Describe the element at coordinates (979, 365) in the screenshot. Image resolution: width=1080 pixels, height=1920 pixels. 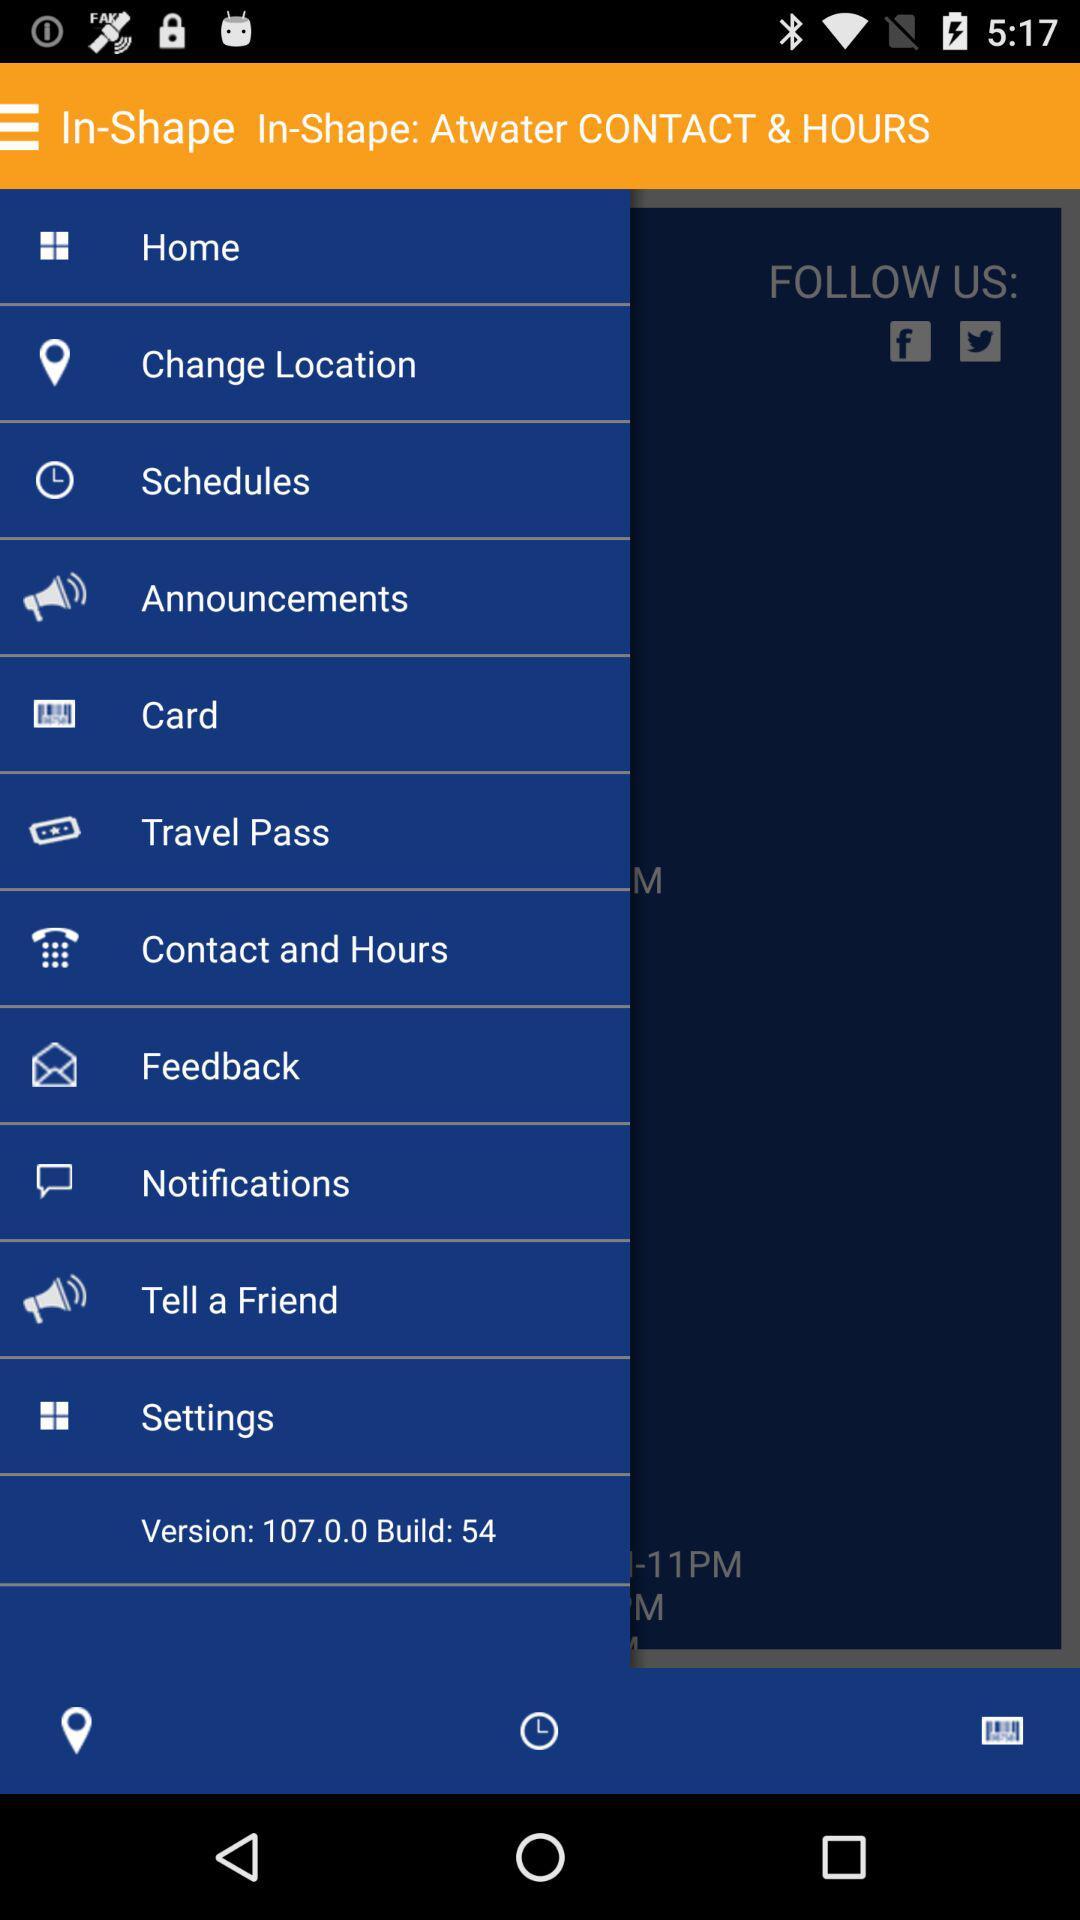
I see `the twitter icon` at that location.